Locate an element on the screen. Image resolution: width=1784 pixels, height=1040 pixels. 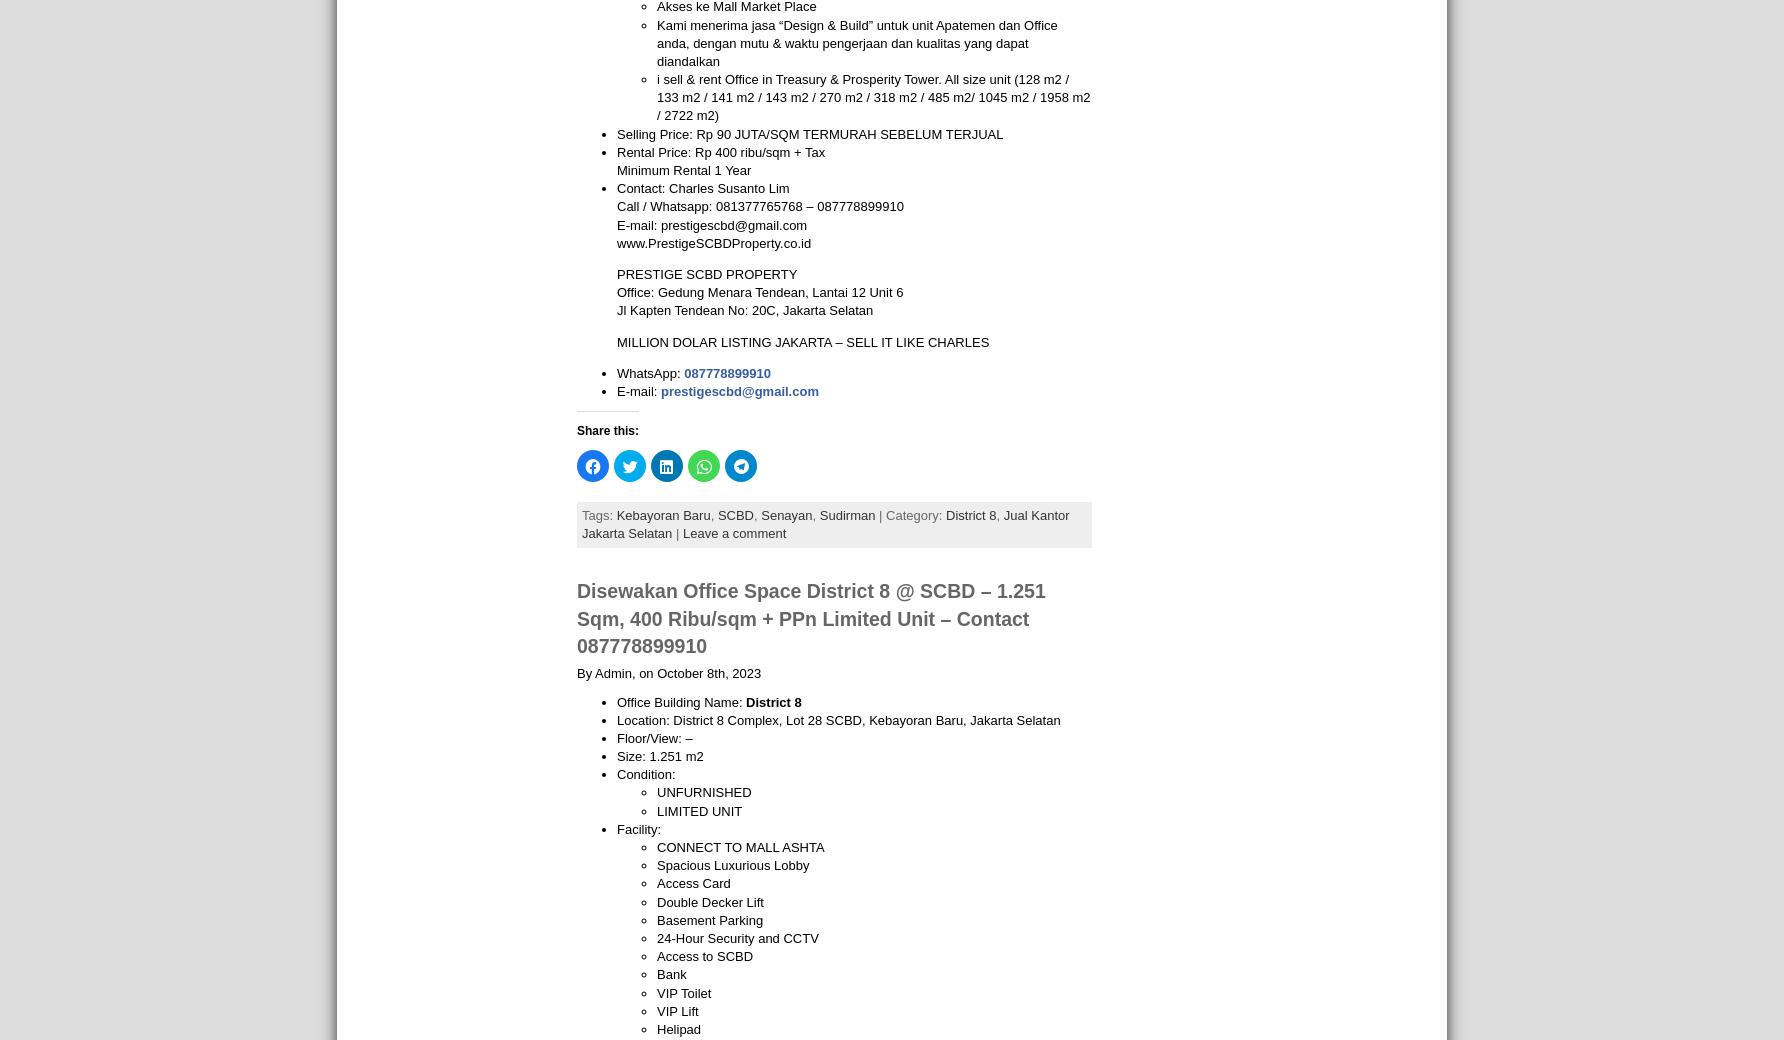
'CONNECT TO MALL ASHTA' is located at coordinates (740, 846).